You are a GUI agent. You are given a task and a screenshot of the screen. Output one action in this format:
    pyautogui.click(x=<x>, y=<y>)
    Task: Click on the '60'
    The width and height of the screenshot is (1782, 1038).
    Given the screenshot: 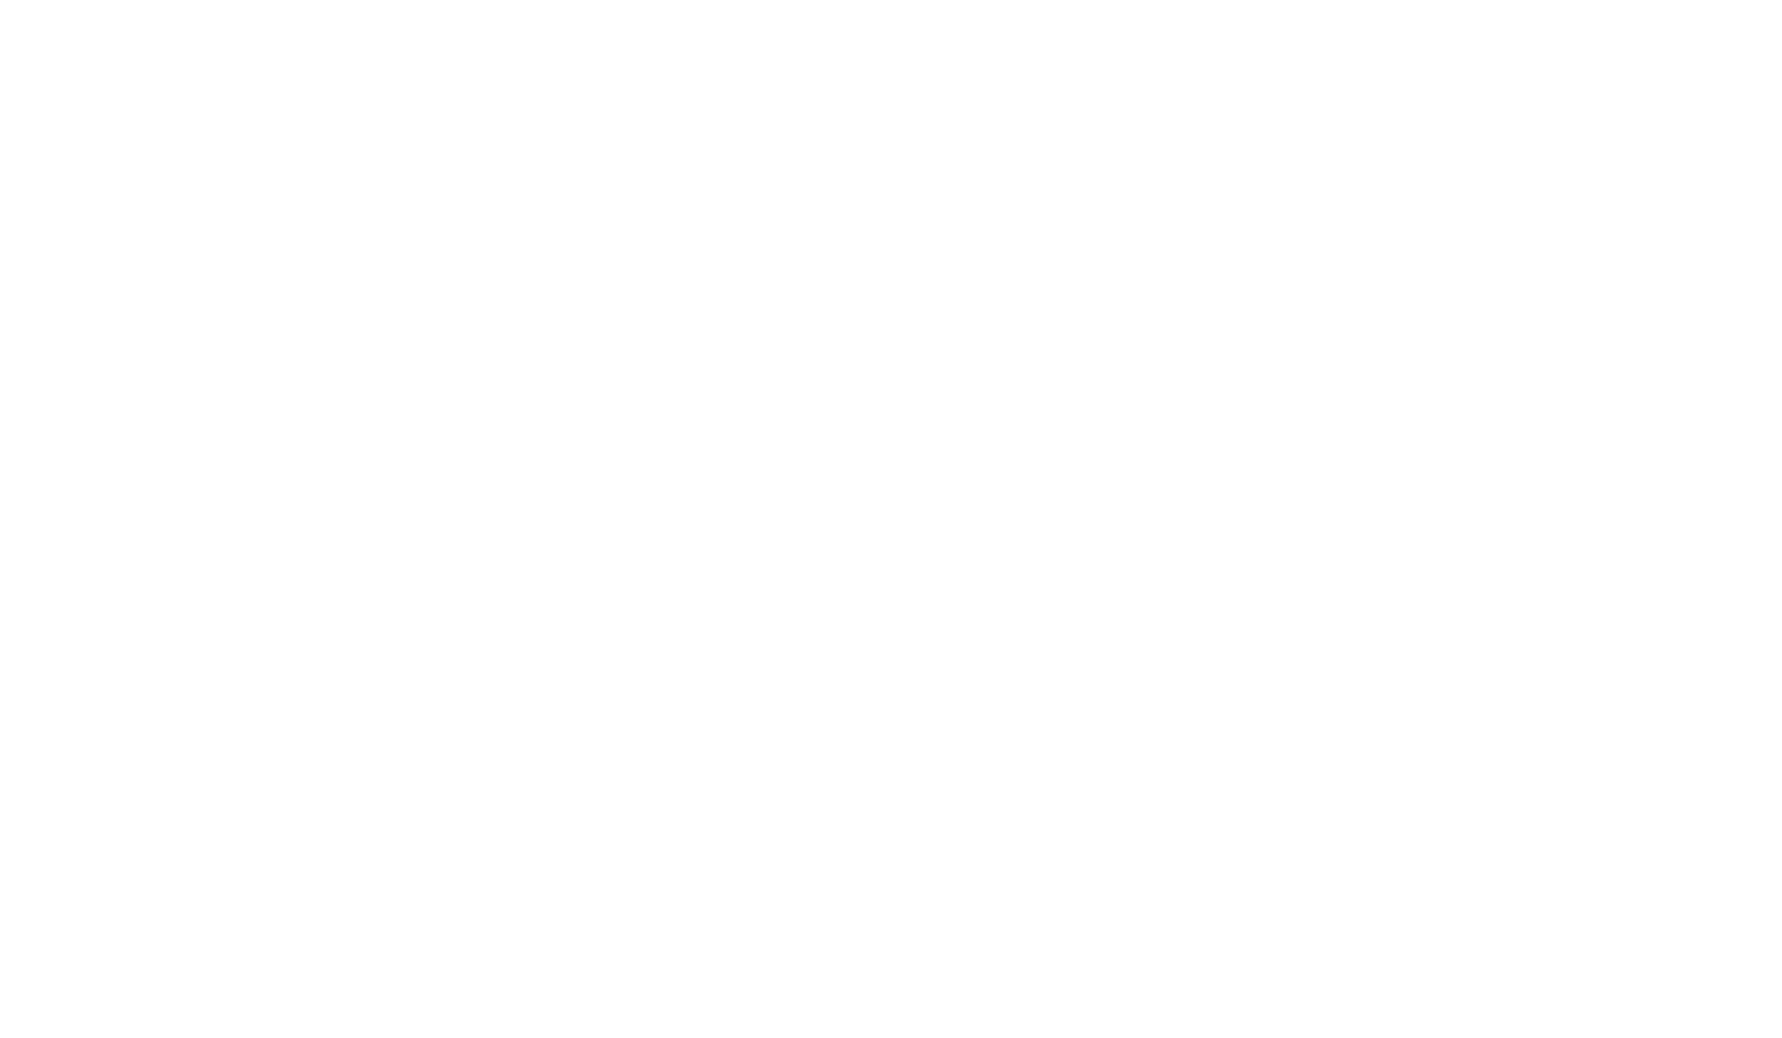 What is the action you would take?
    pyautogui.click(x=855, y=897)
    